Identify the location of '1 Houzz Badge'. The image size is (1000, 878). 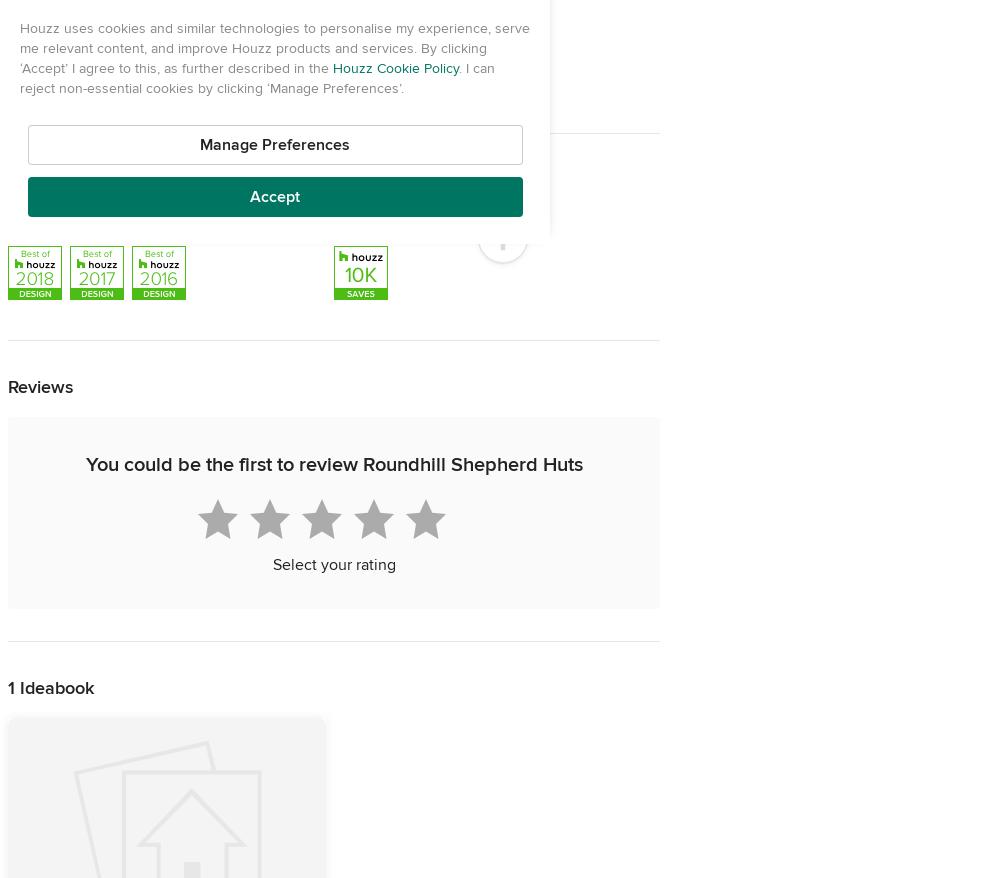
(381, 217).